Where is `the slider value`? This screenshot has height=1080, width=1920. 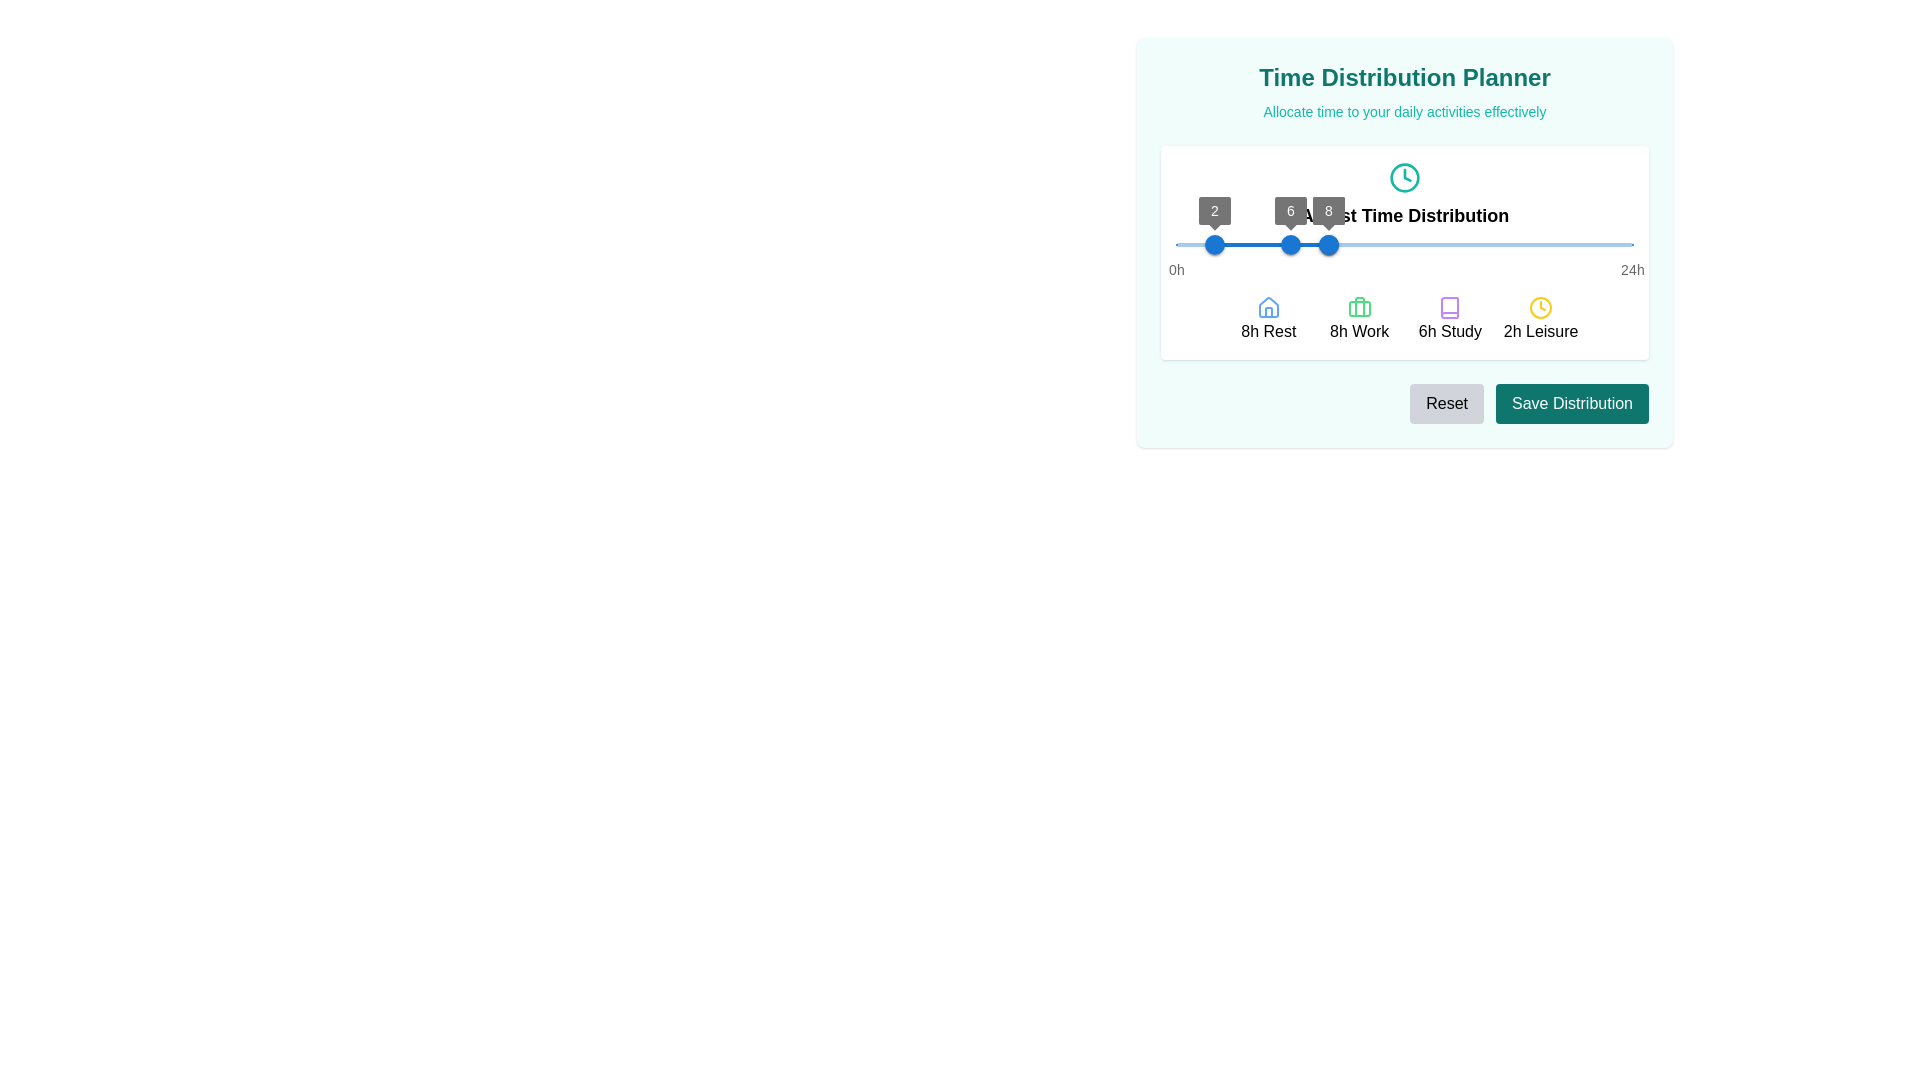
the slider value is located at coordinates (1193, 244).